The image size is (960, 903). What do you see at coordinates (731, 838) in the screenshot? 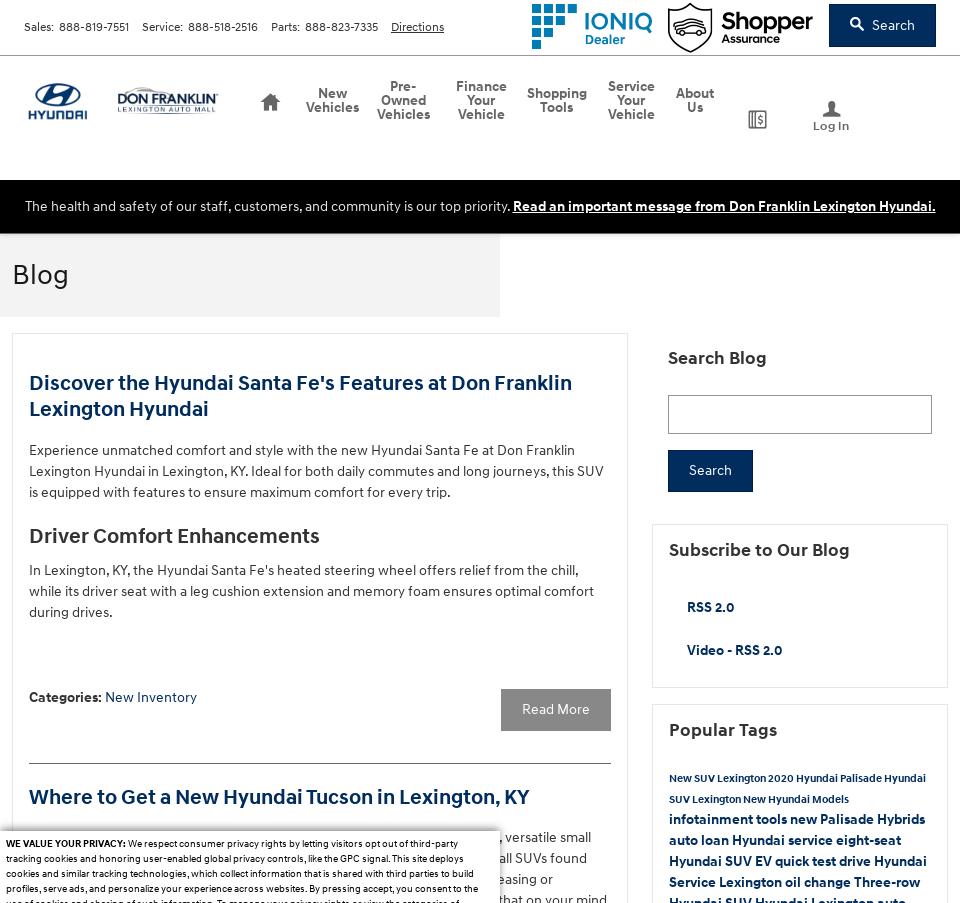
I see `'Hyundai service'` at bounding box center [731, 838].